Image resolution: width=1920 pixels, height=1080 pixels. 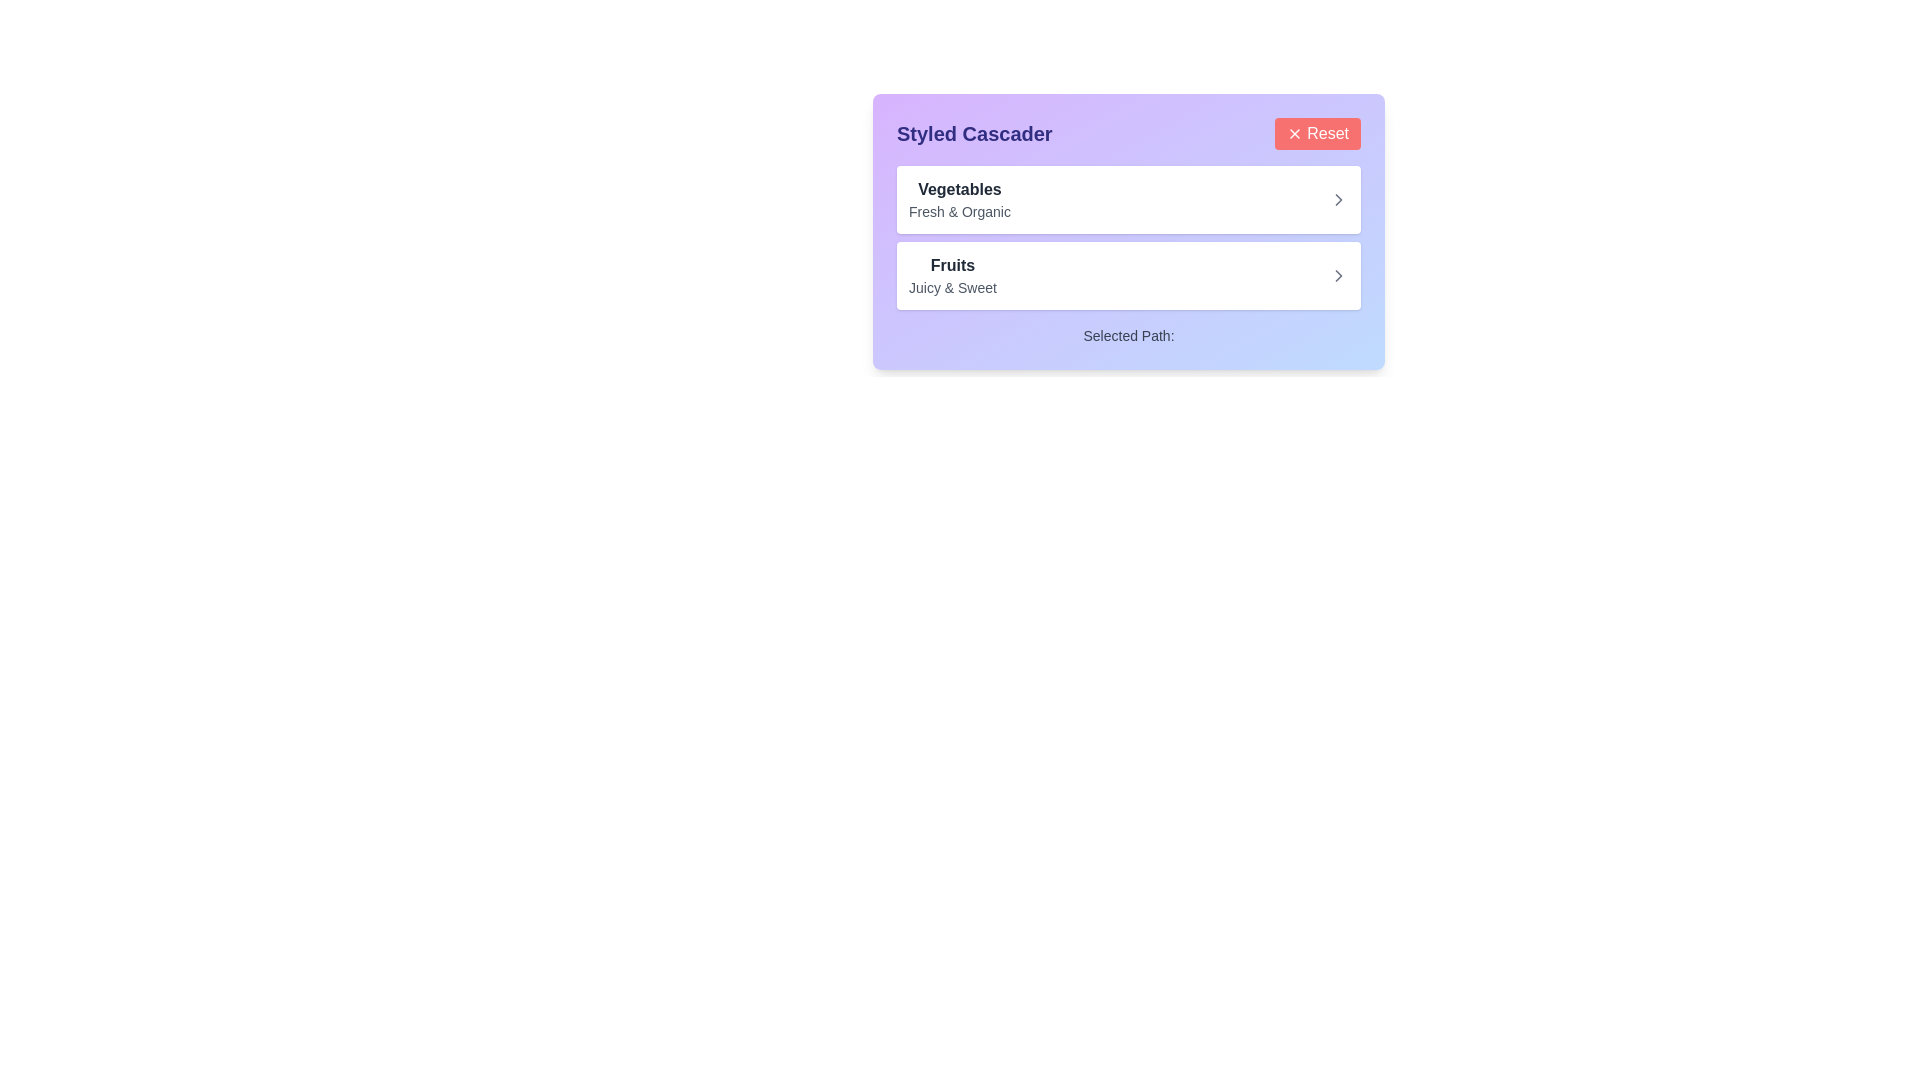 What do you see at coordinates (1339, 276) in the screenshot?
I see `the rightward-pointing chevron arrow icon located within the 'Fruits' entry` at bounding box center [1339, 276].